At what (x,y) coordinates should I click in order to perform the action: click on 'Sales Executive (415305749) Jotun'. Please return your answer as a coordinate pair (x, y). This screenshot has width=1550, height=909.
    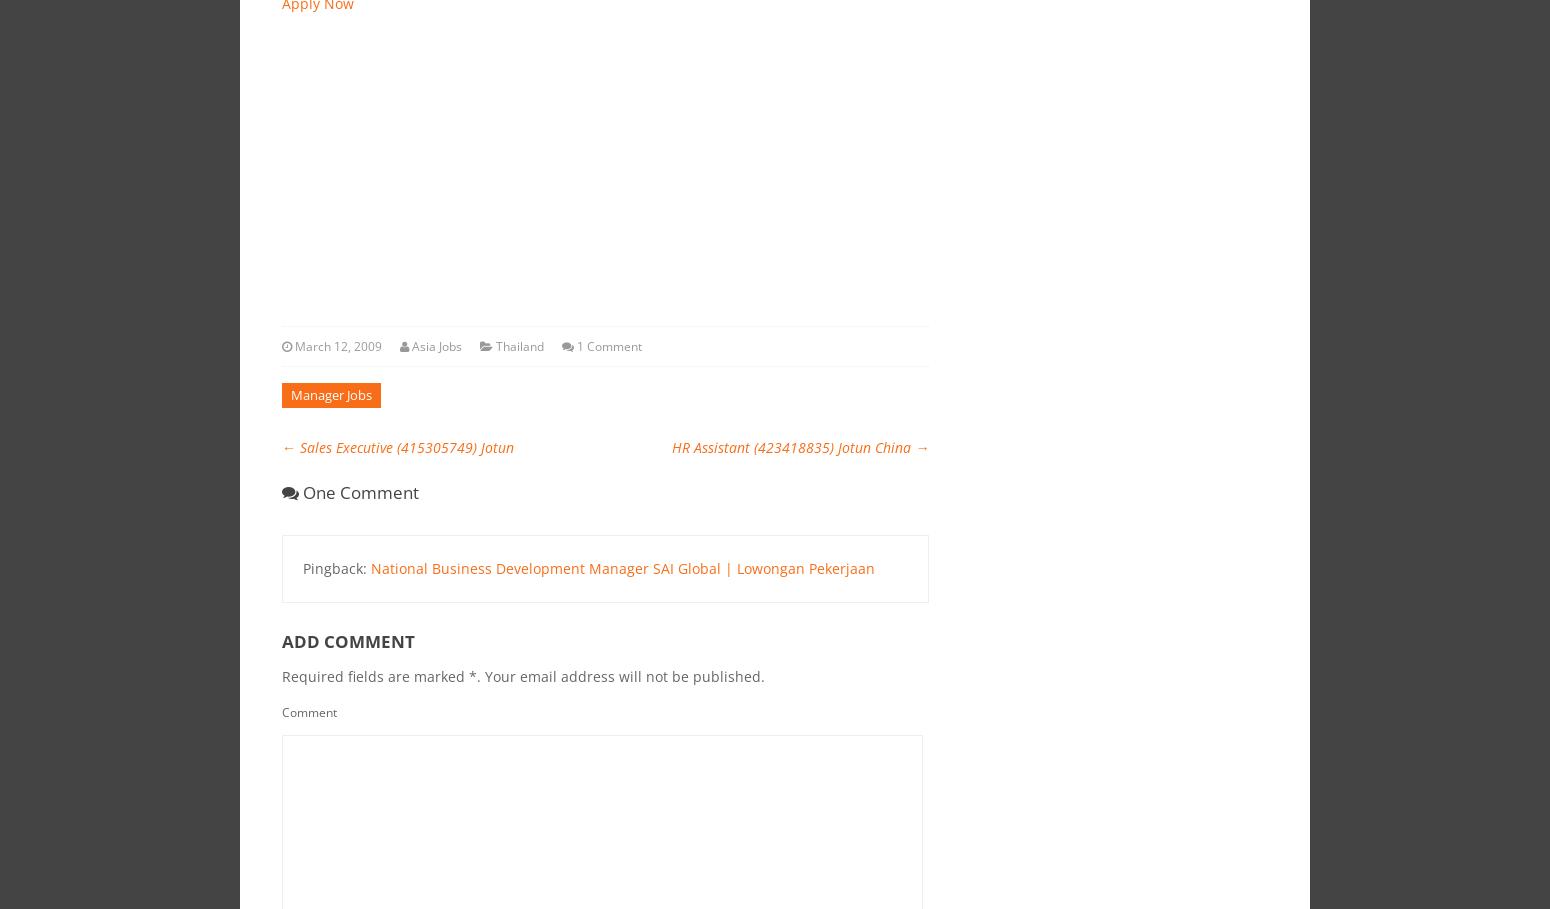
    Looking at the image, I should click on (294, 446).